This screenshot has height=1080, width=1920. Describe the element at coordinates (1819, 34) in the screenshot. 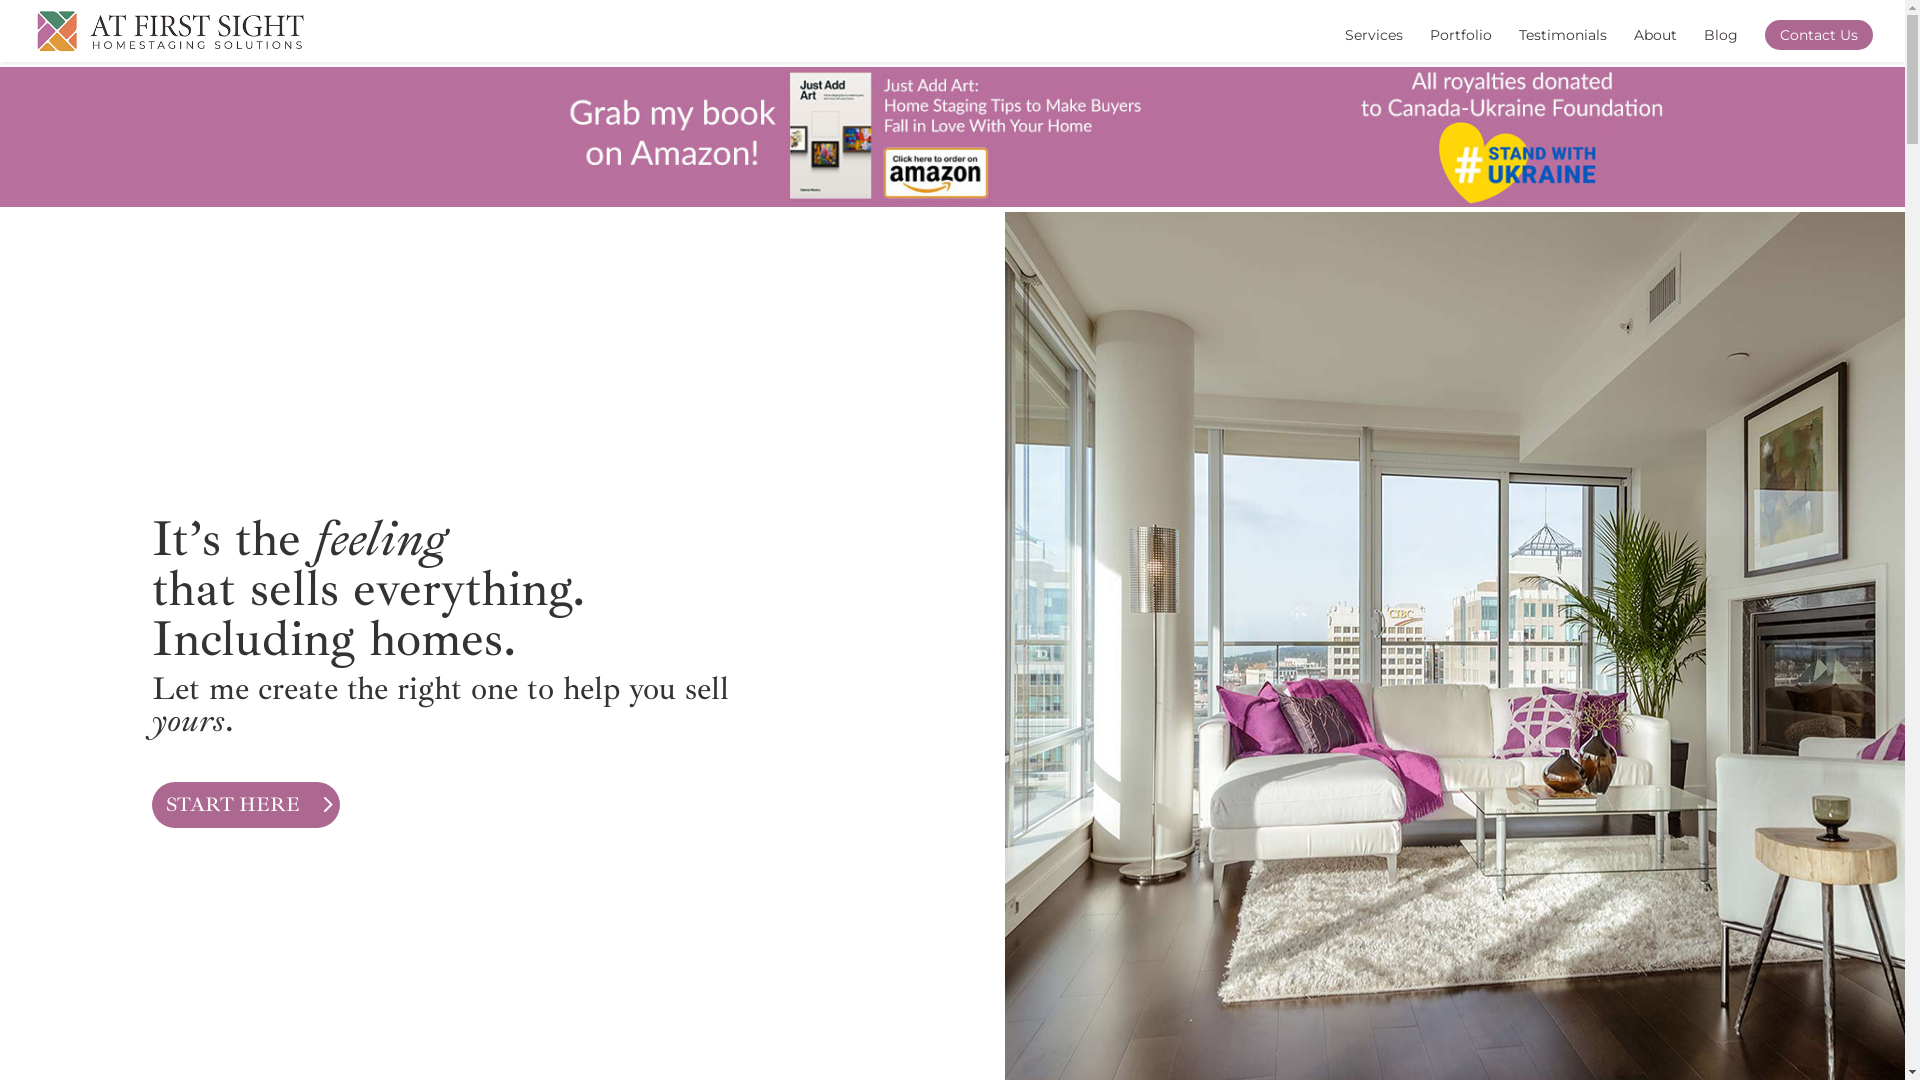

I see `'Contact Us'` at that location.